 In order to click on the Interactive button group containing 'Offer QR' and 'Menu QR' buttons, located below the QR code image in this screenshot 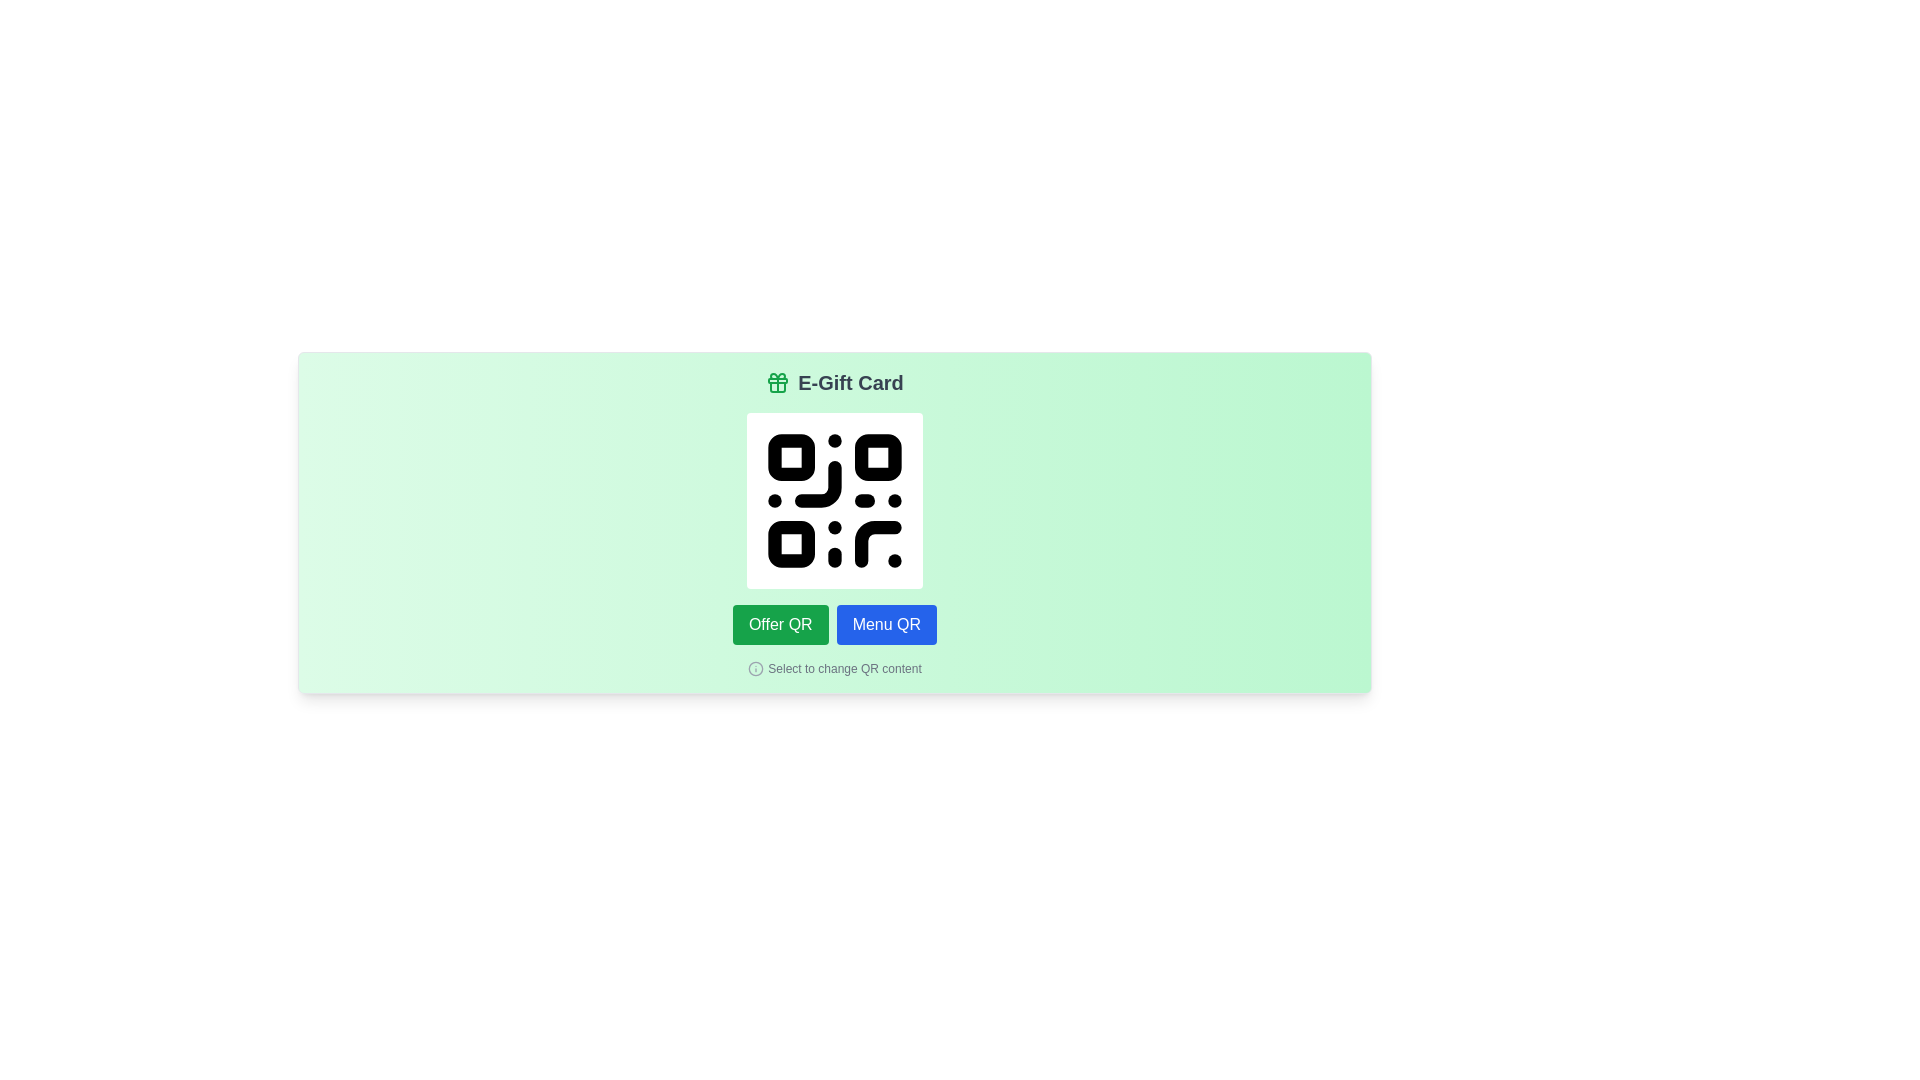, I will do `click(835, 623)`.